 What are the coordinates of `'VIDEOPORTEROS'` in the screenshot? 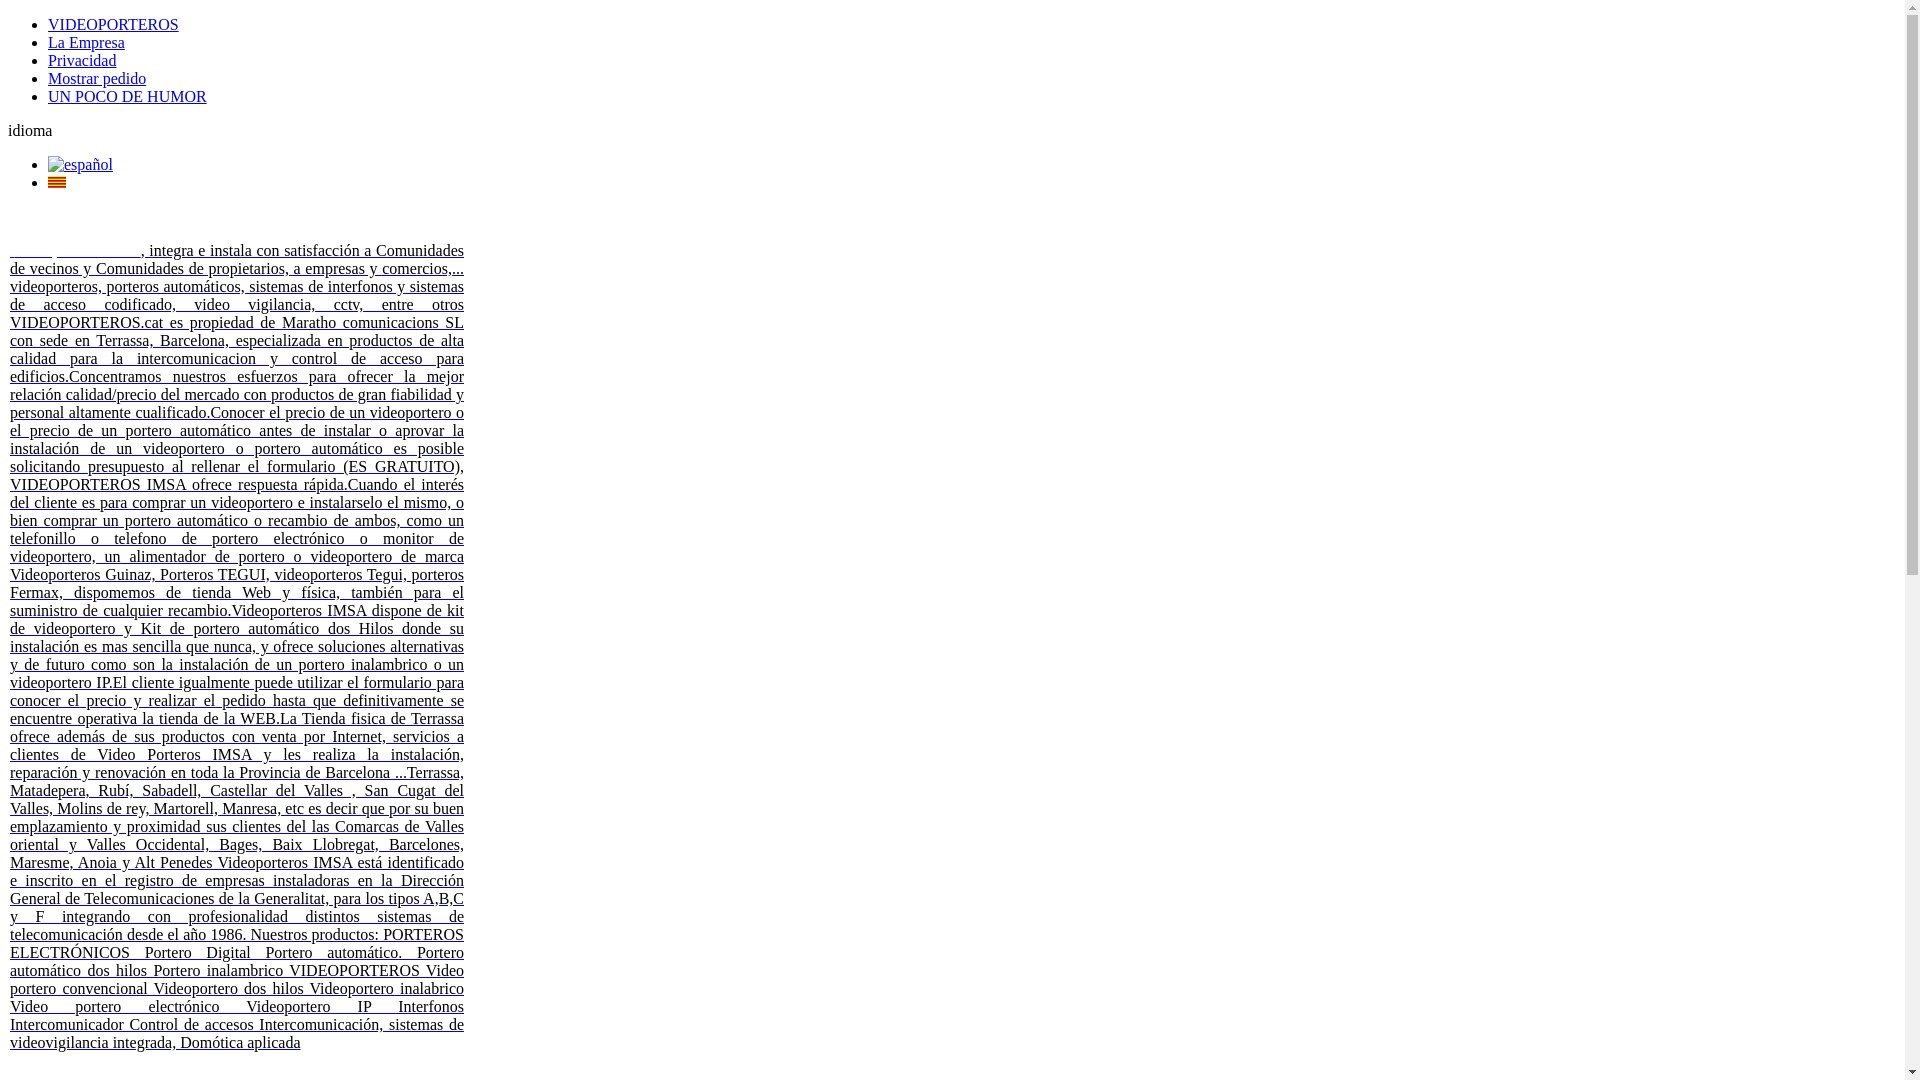 It's located at (112, 24).